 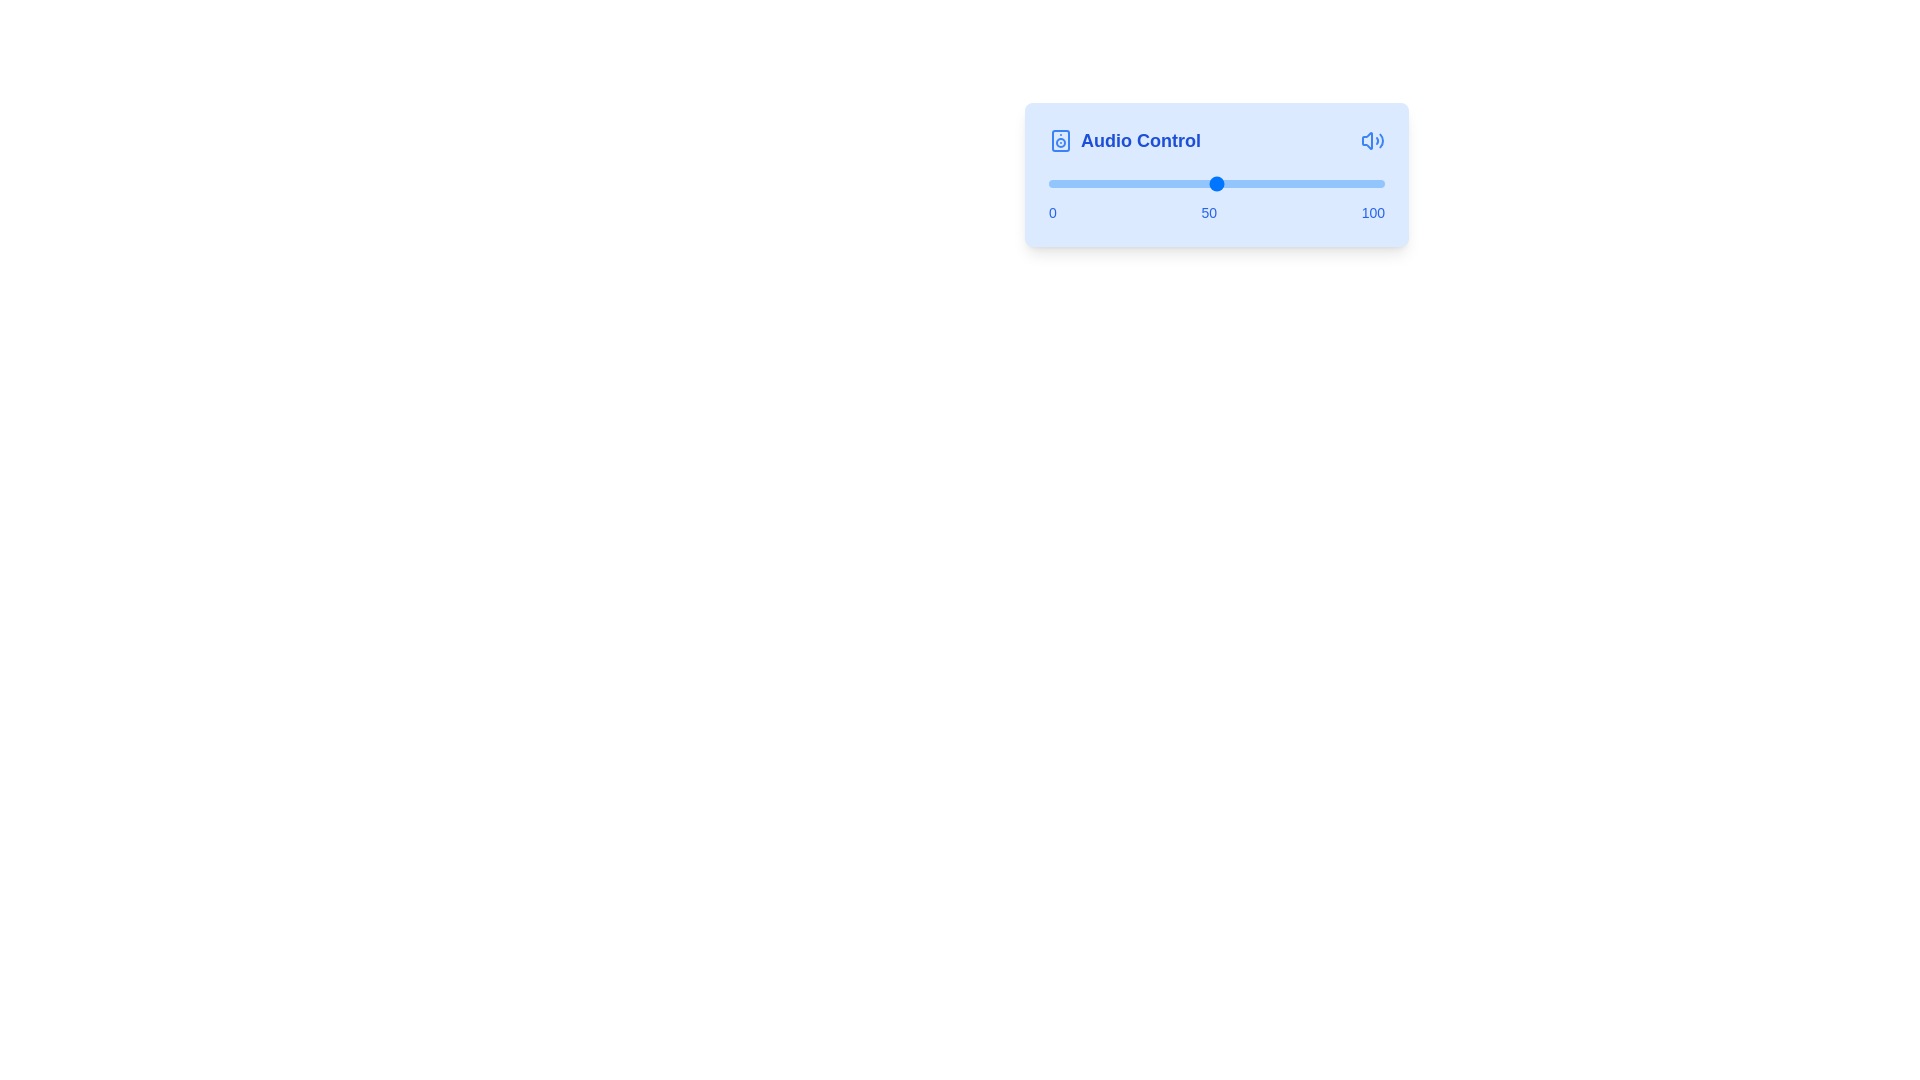 I want to click on the 'Audio Control' static text label, which is styled with a large bold font in blue color, located on a blue background within the audio control interface, so click(x=1141, y=140).